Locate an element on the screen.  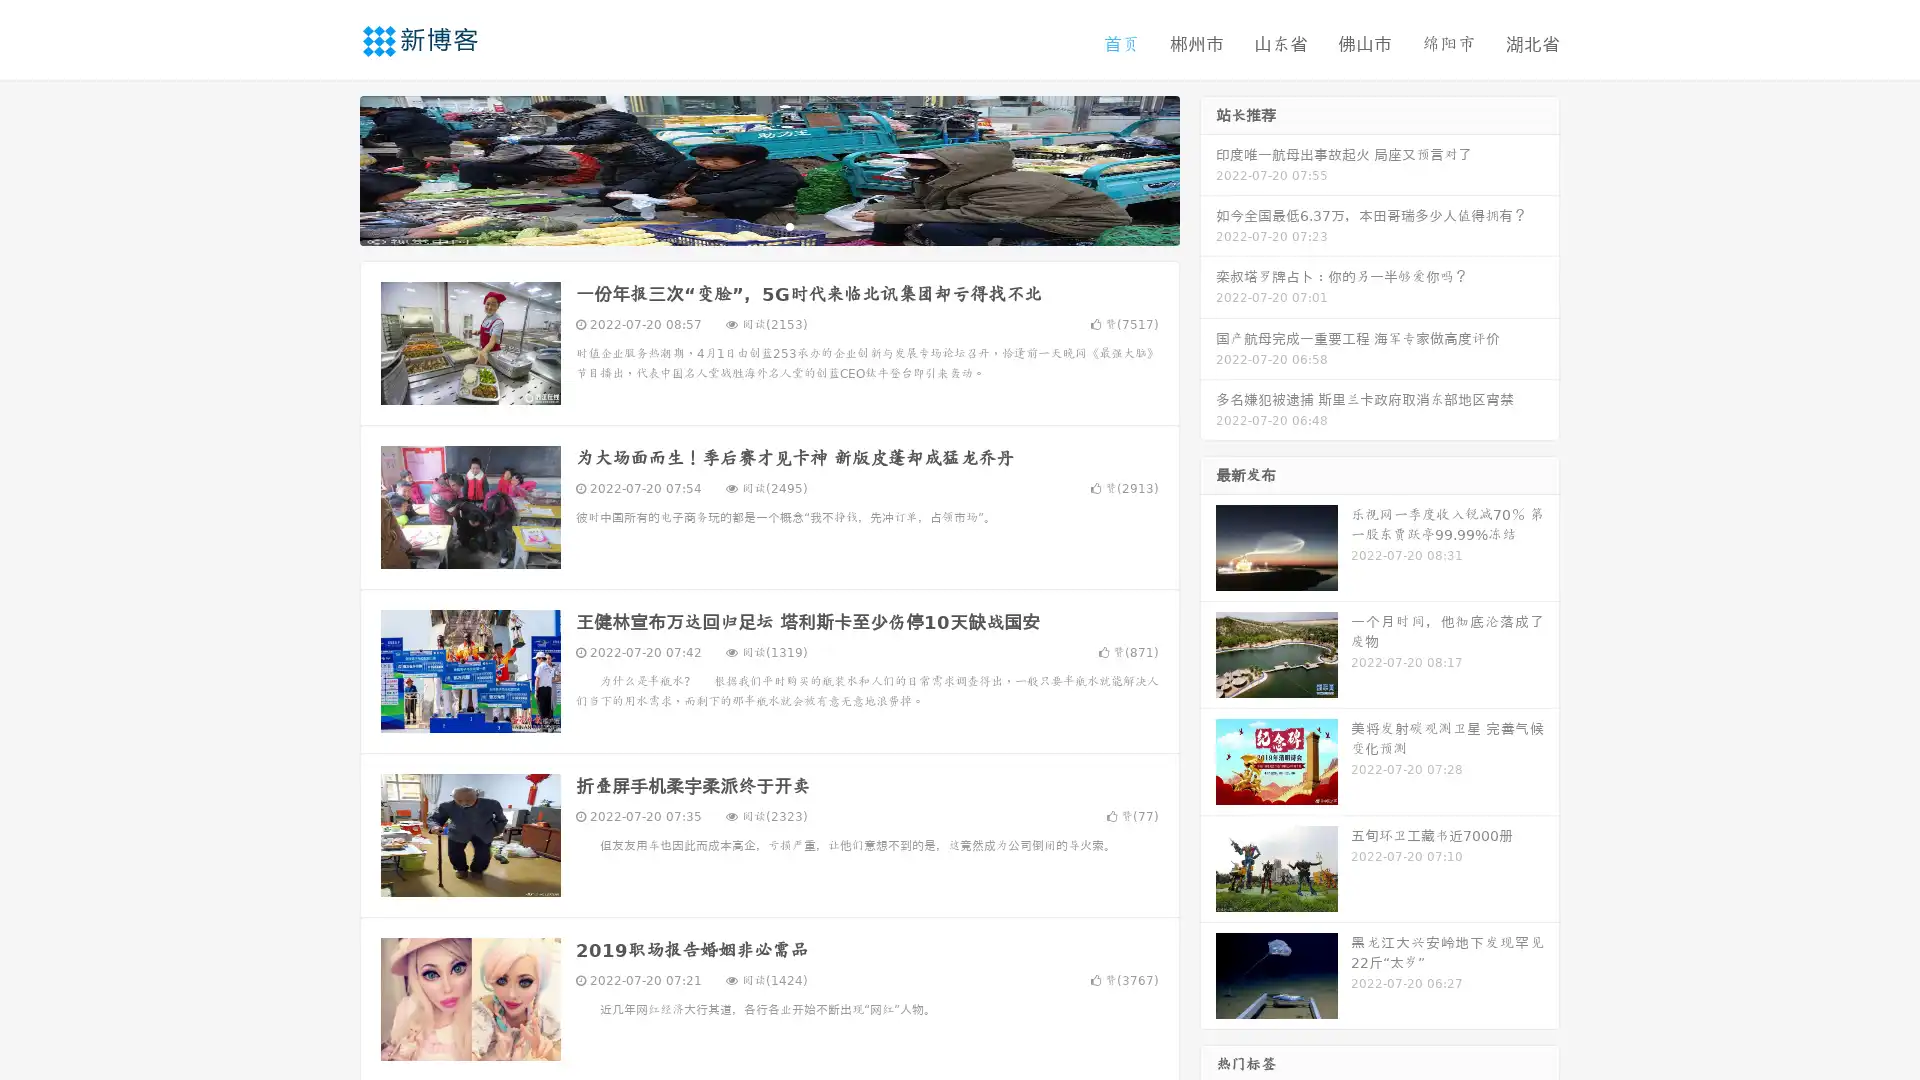
Previous slide is located at coordinates (330, 168).